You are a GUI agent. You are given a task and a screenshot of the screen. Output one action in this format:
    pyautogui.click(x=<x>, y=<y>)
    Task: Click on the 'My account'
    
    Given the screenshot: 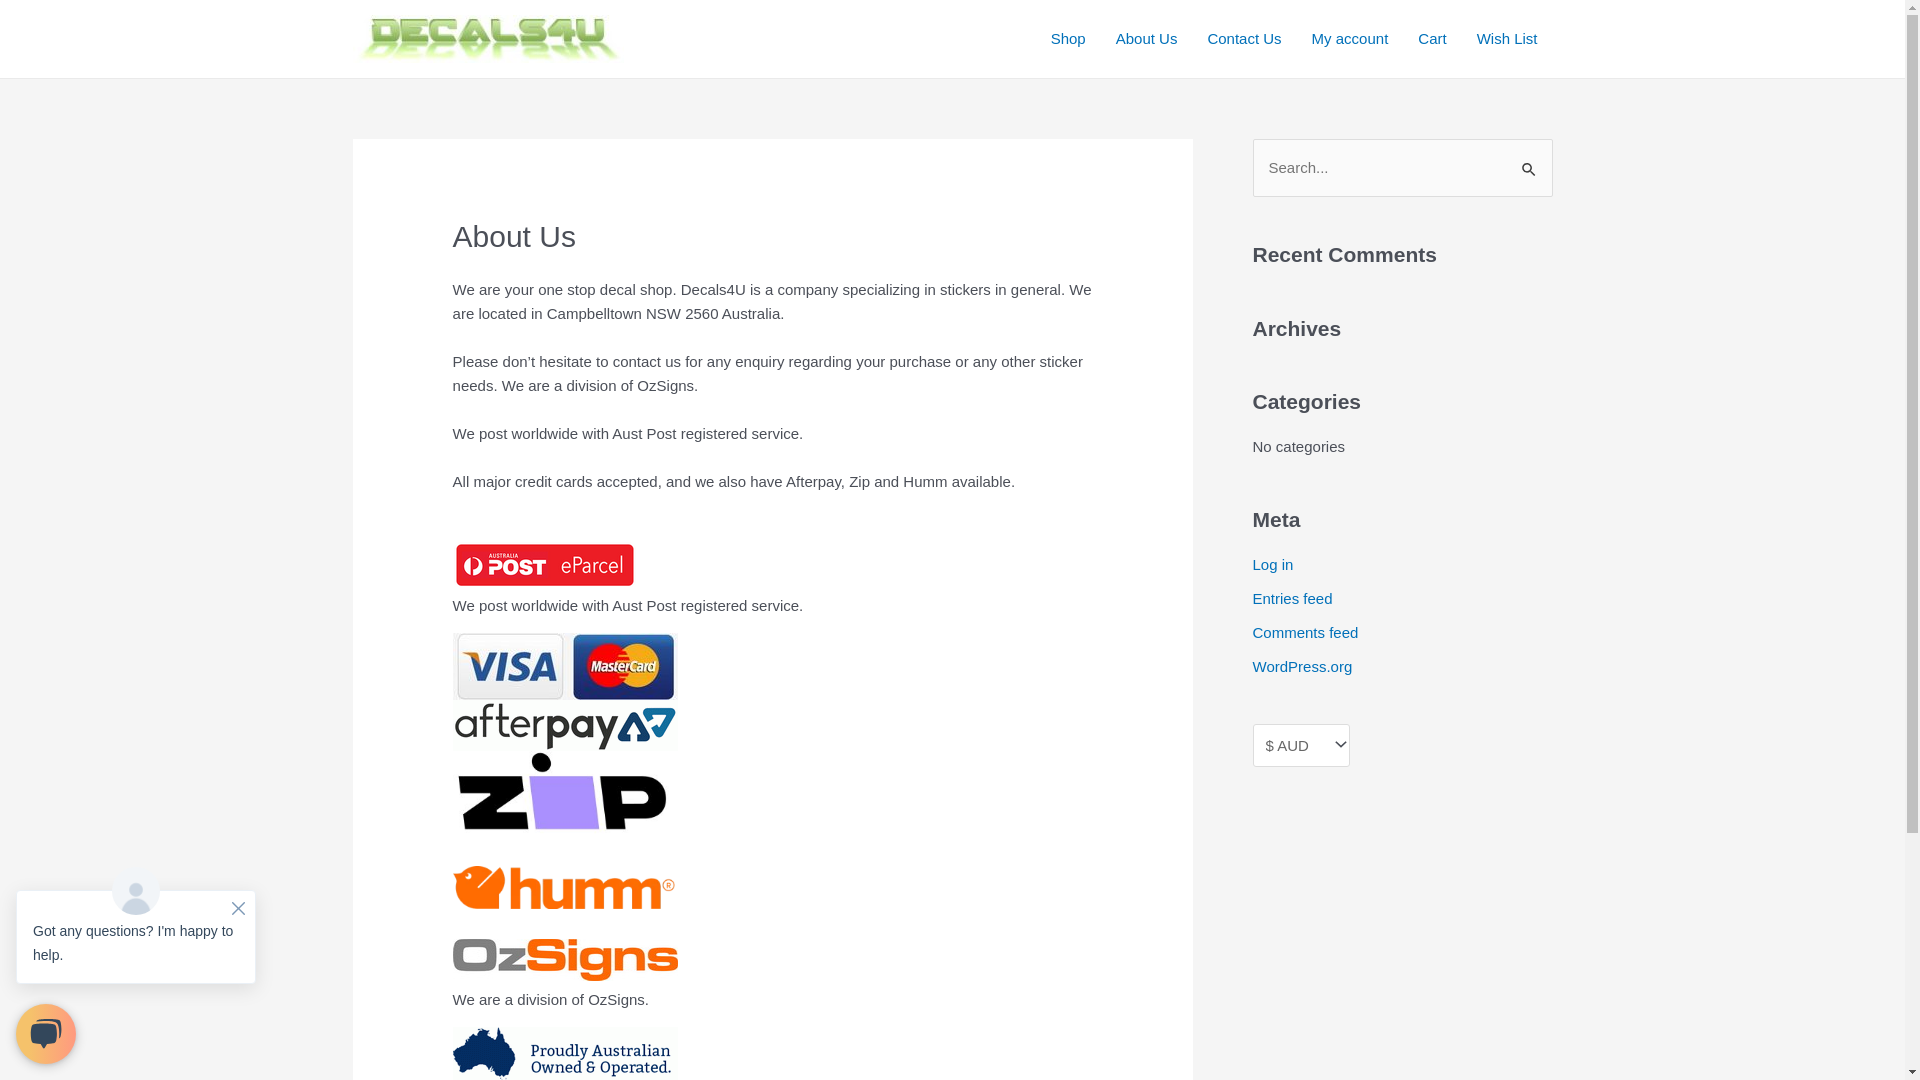 What is the action you would take?
    pyautogui.click(x=1296, y=38)
    